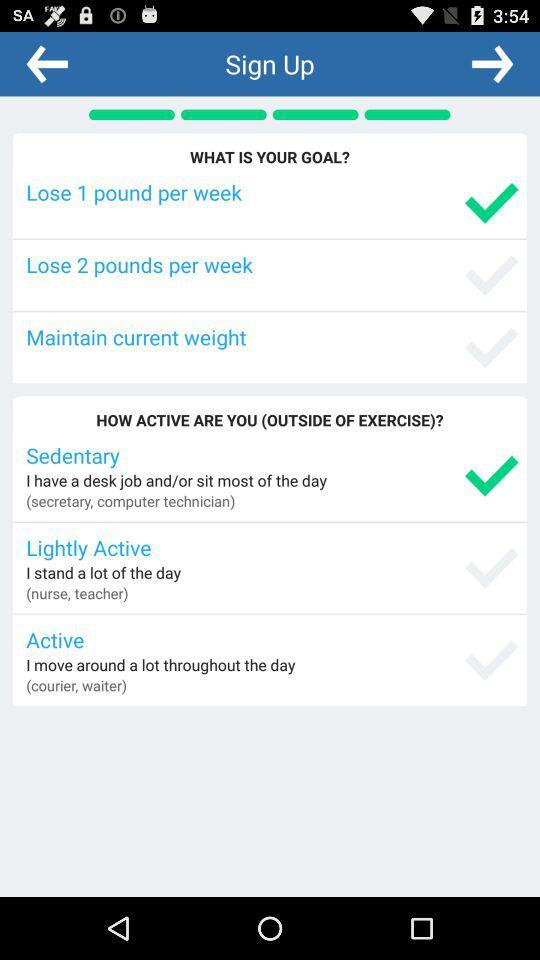 This screenshot has height=960, width=540. Describe the element at coordinates (490, 475) in the screenshot. I see `the symbol which is immediate to the right of the sedentary` at that location.